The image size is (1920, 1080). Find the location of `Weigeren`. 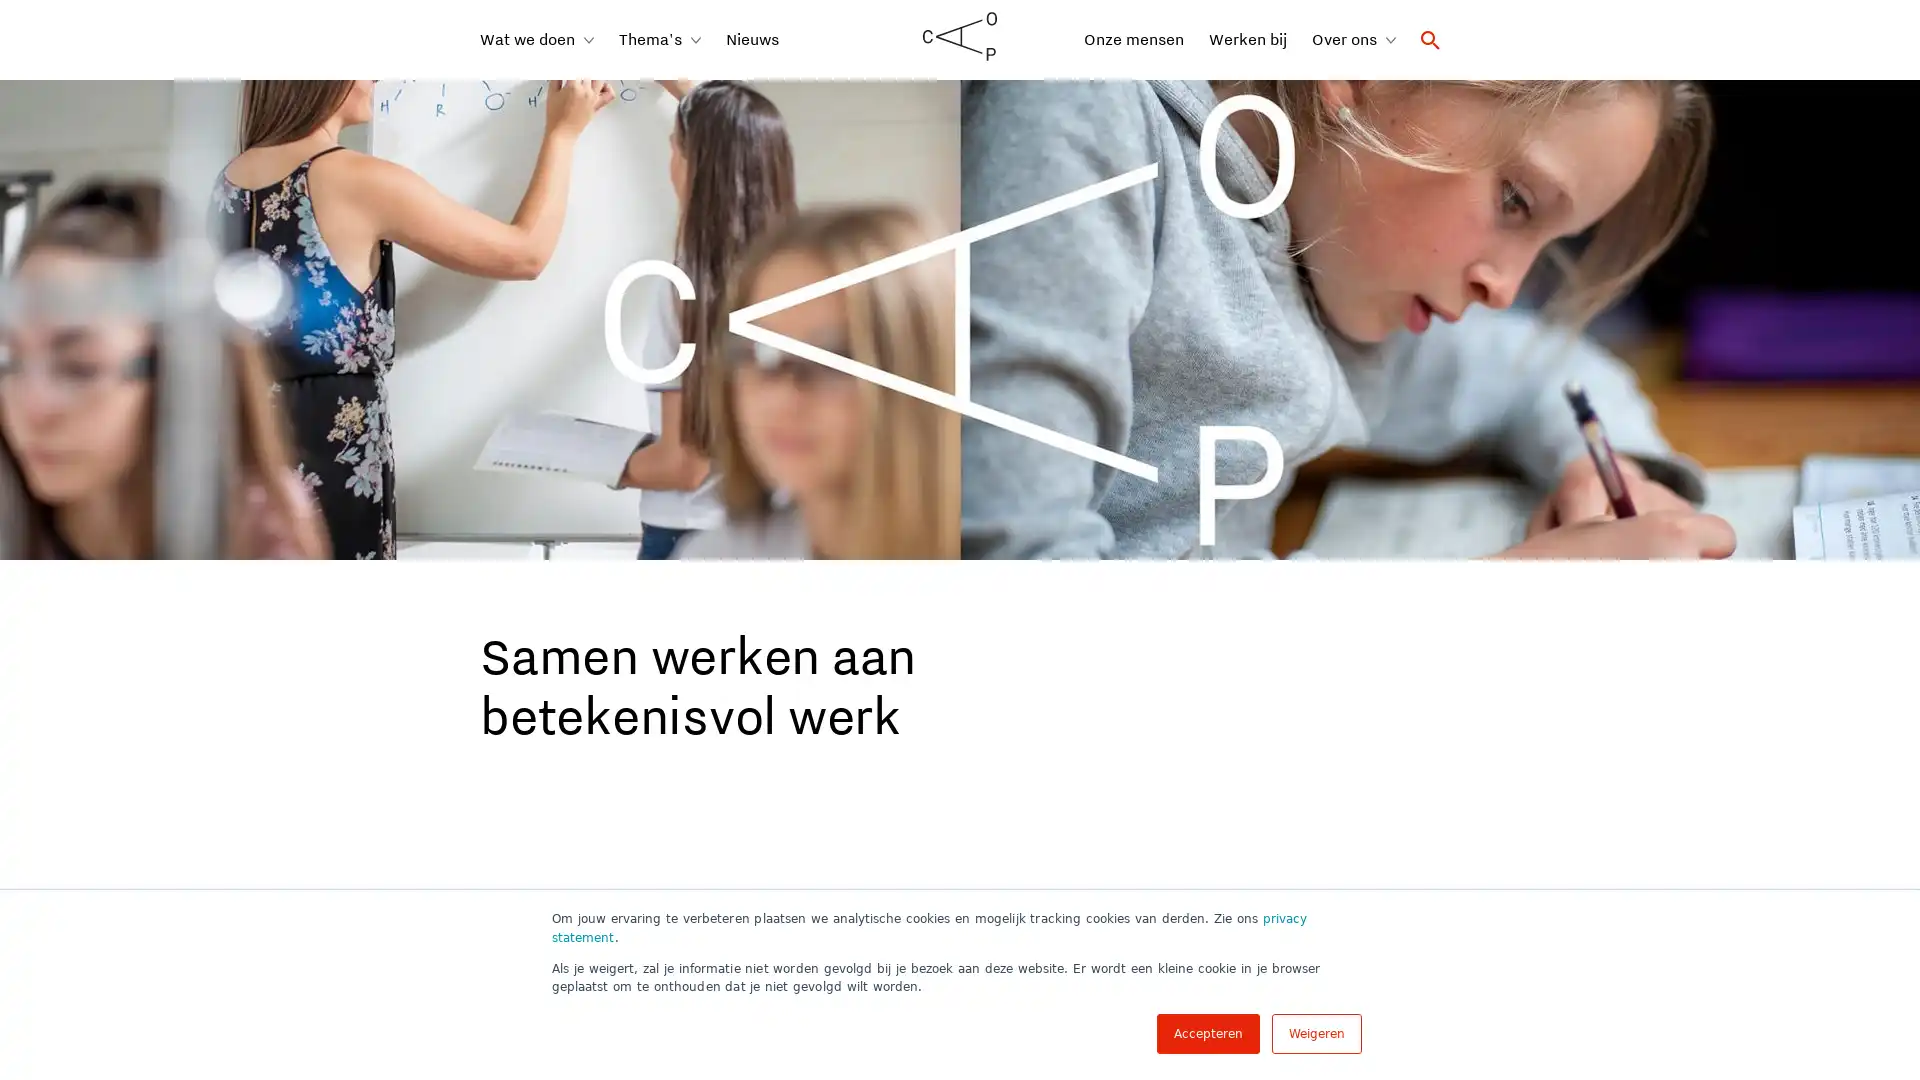

Weigeren is located at coordinates (1316, 1033).